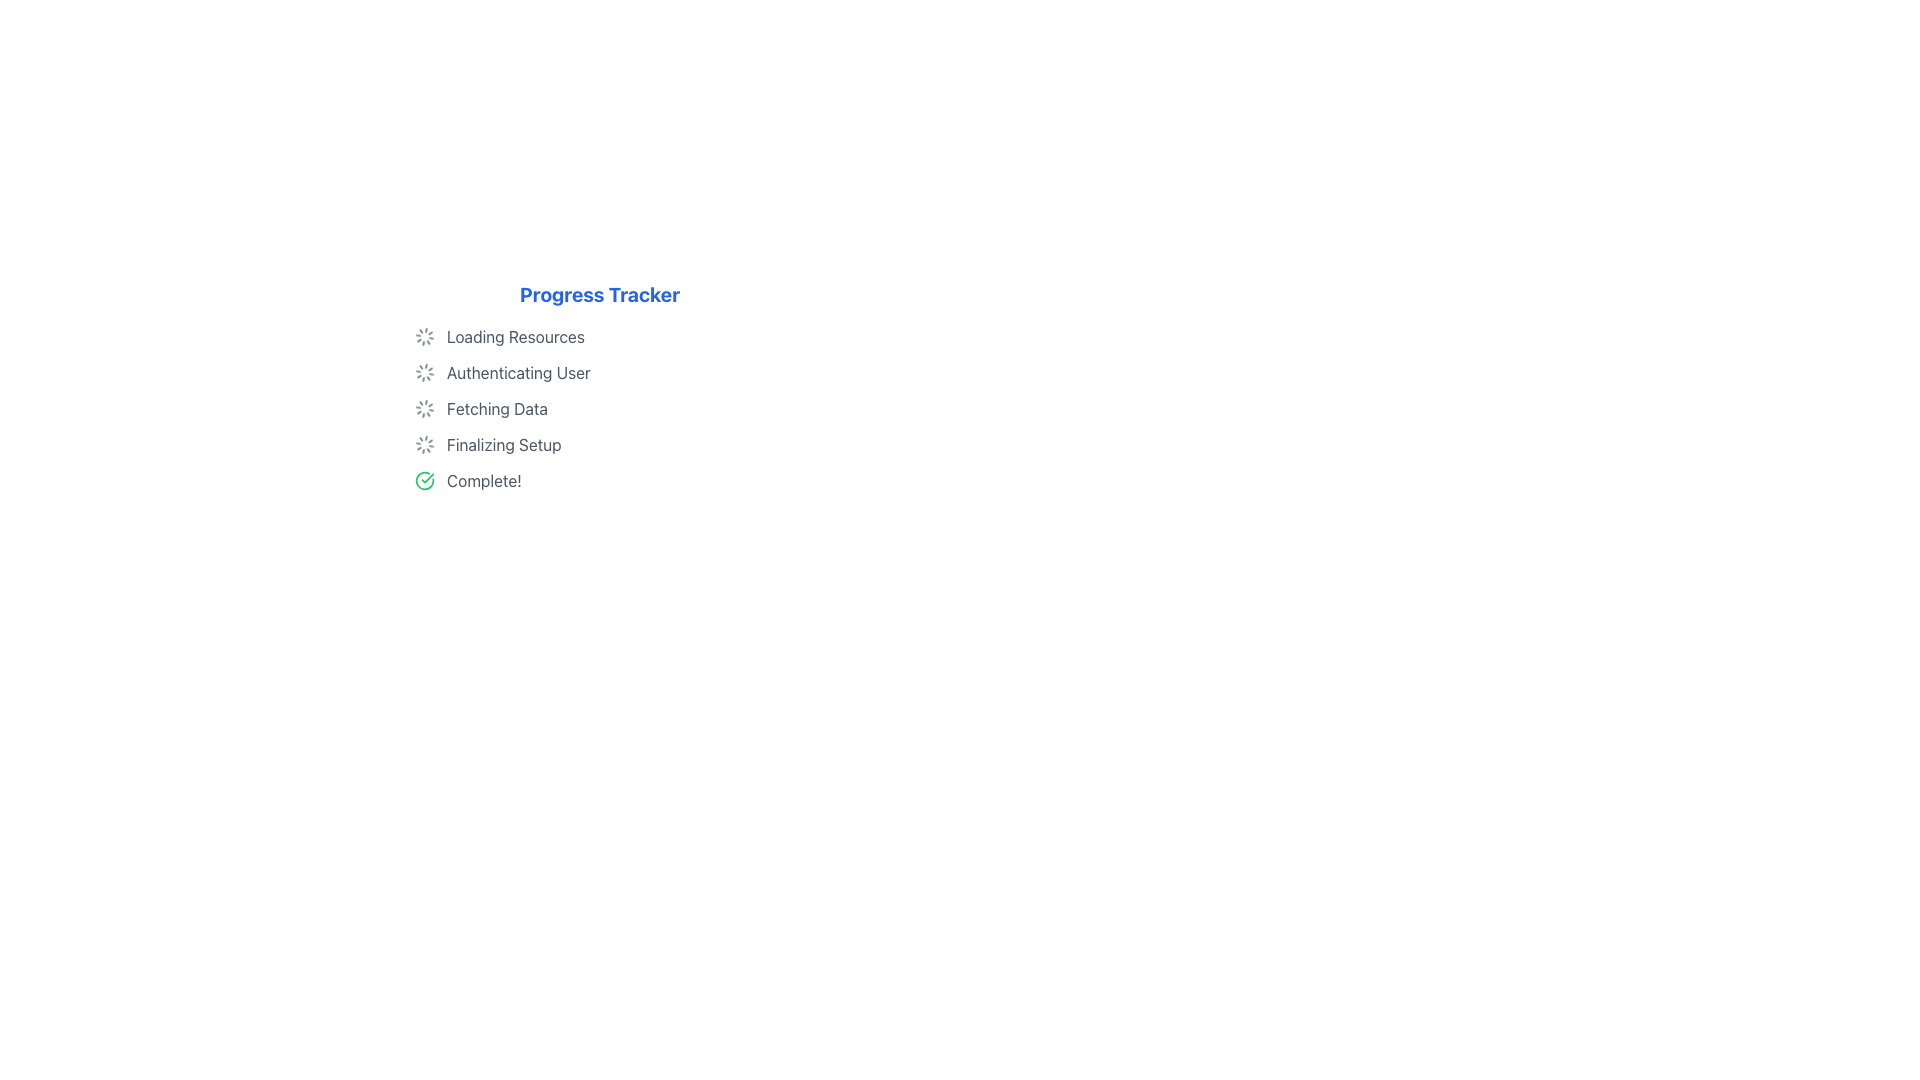 This screenshot has height=1080, width=1920. Describe the element at coordinates (424, 373) in the screenshot. I see `the gray circular Loader/Spinner icon located next to the text 'Authenticating User' under the 'Progress Tracker' heading` at that location.